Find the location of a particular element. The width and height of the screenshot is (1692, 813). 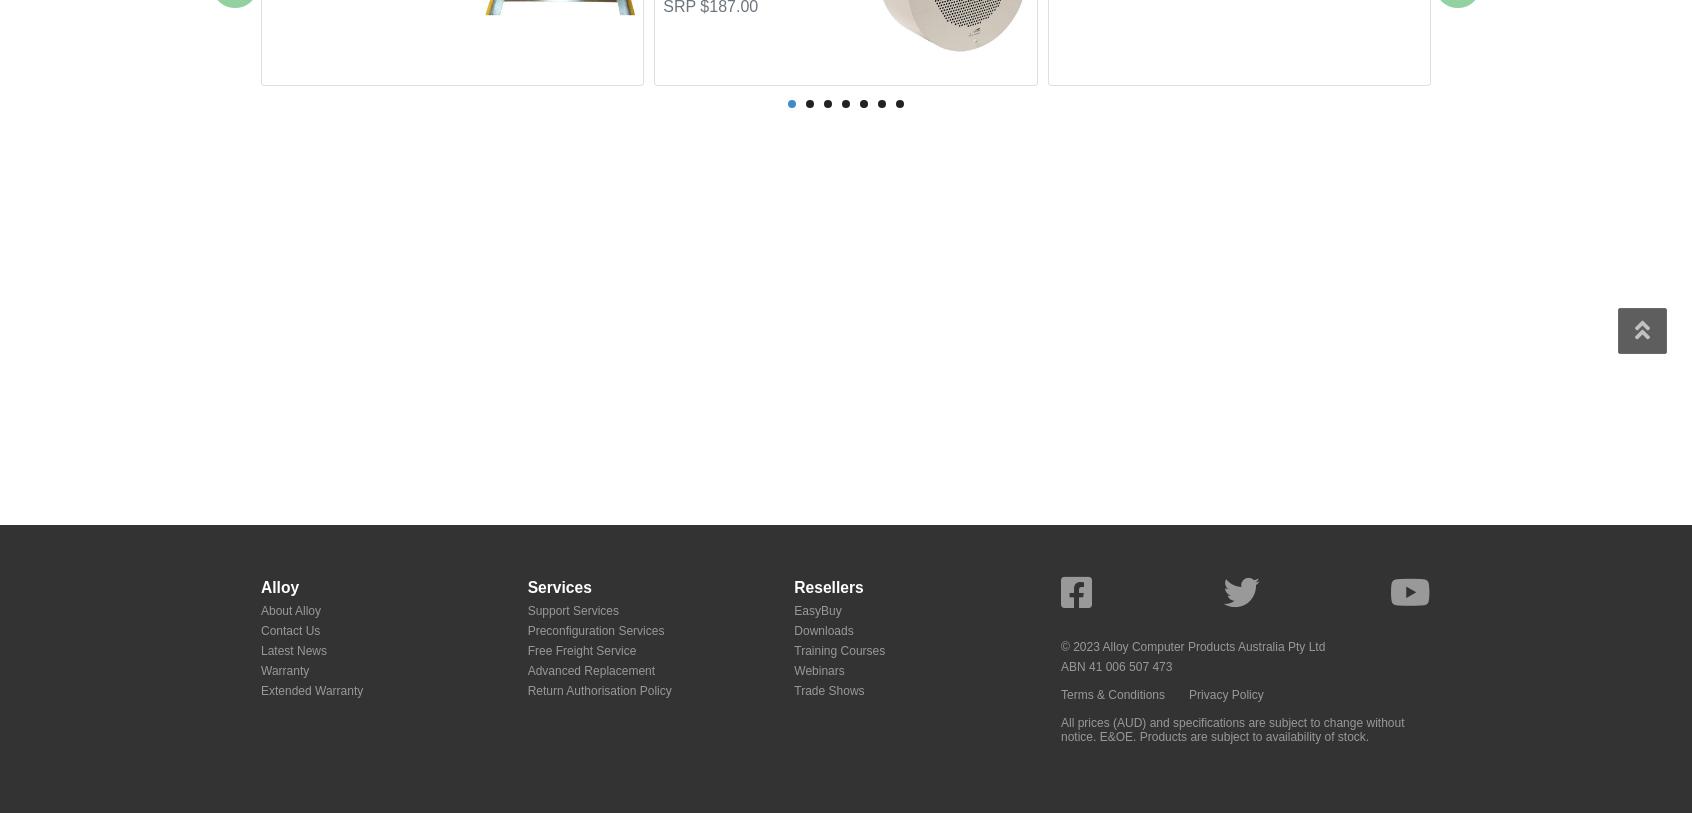

'Latest News' is located at coordinates (293, 649).